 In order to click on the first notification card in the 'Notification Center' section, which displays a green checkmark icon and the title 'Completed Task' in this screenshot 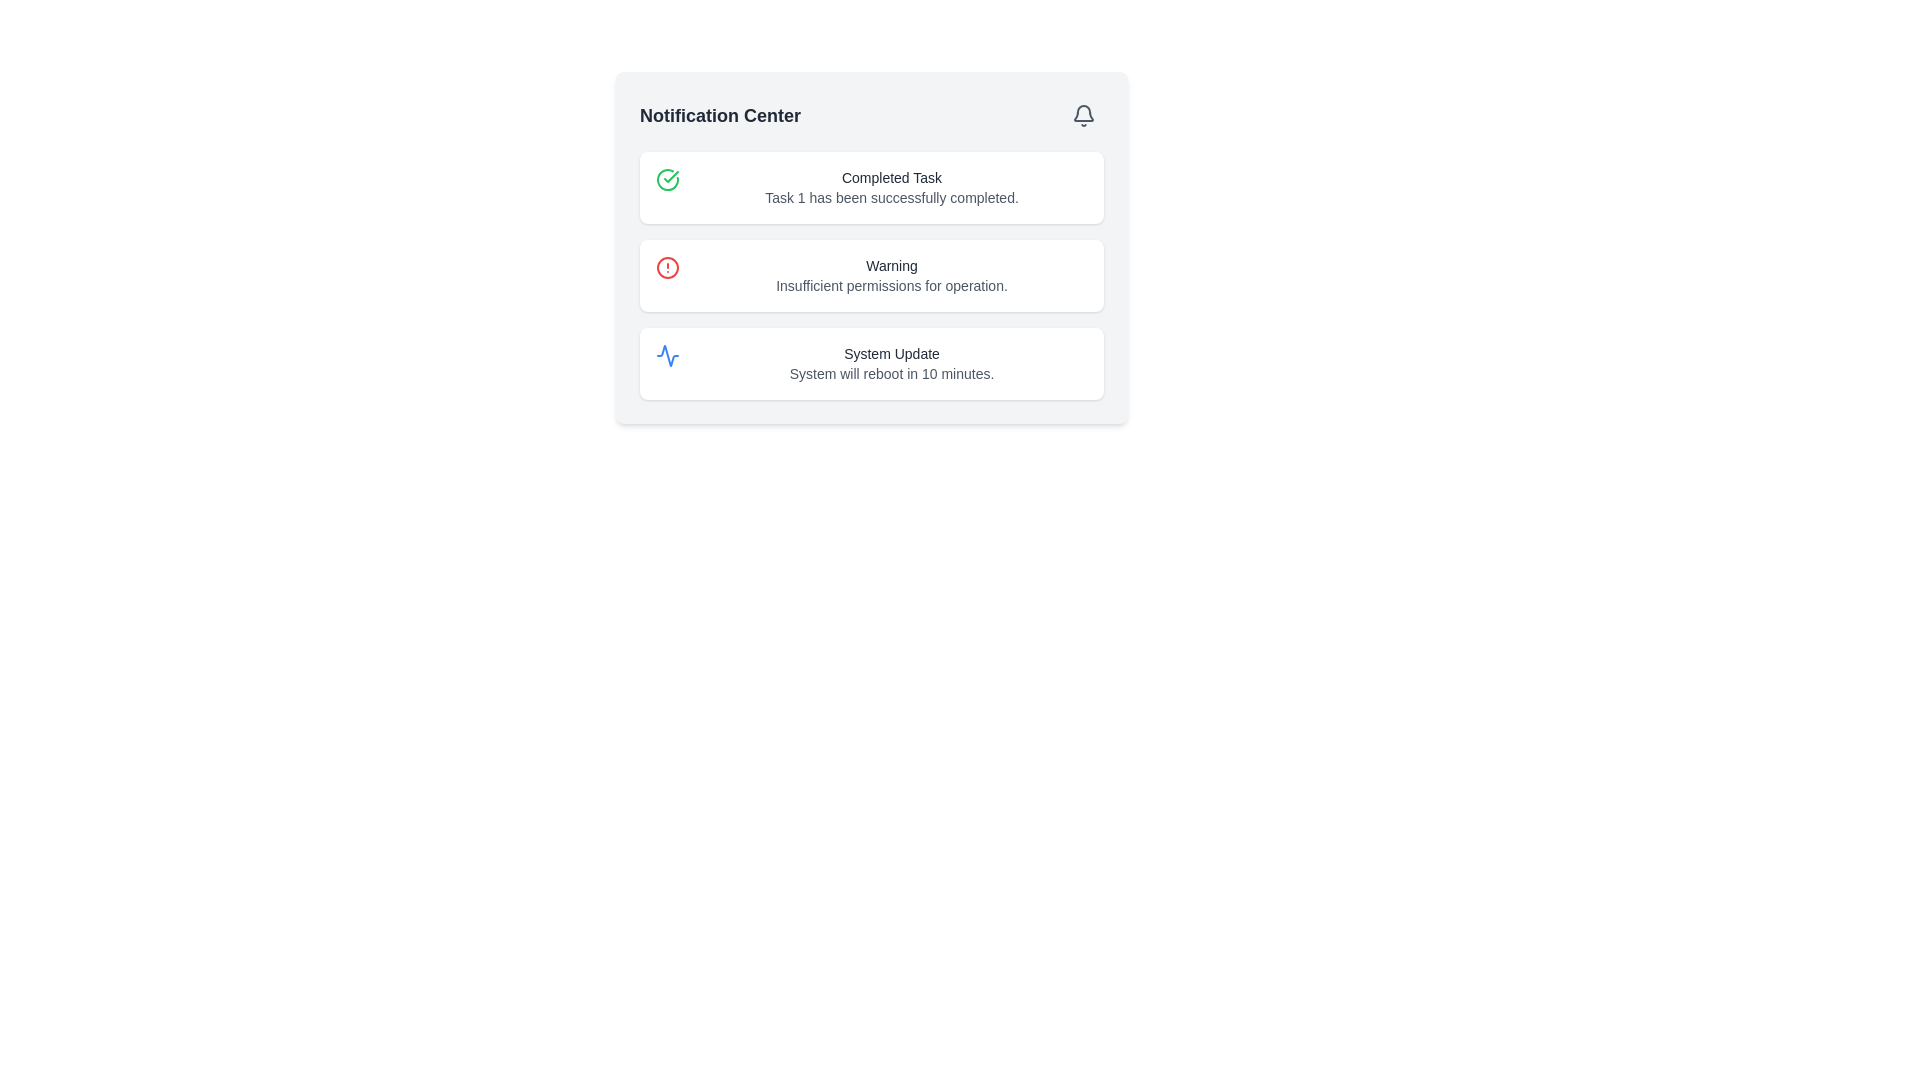, I will do `click(872, 188)`.